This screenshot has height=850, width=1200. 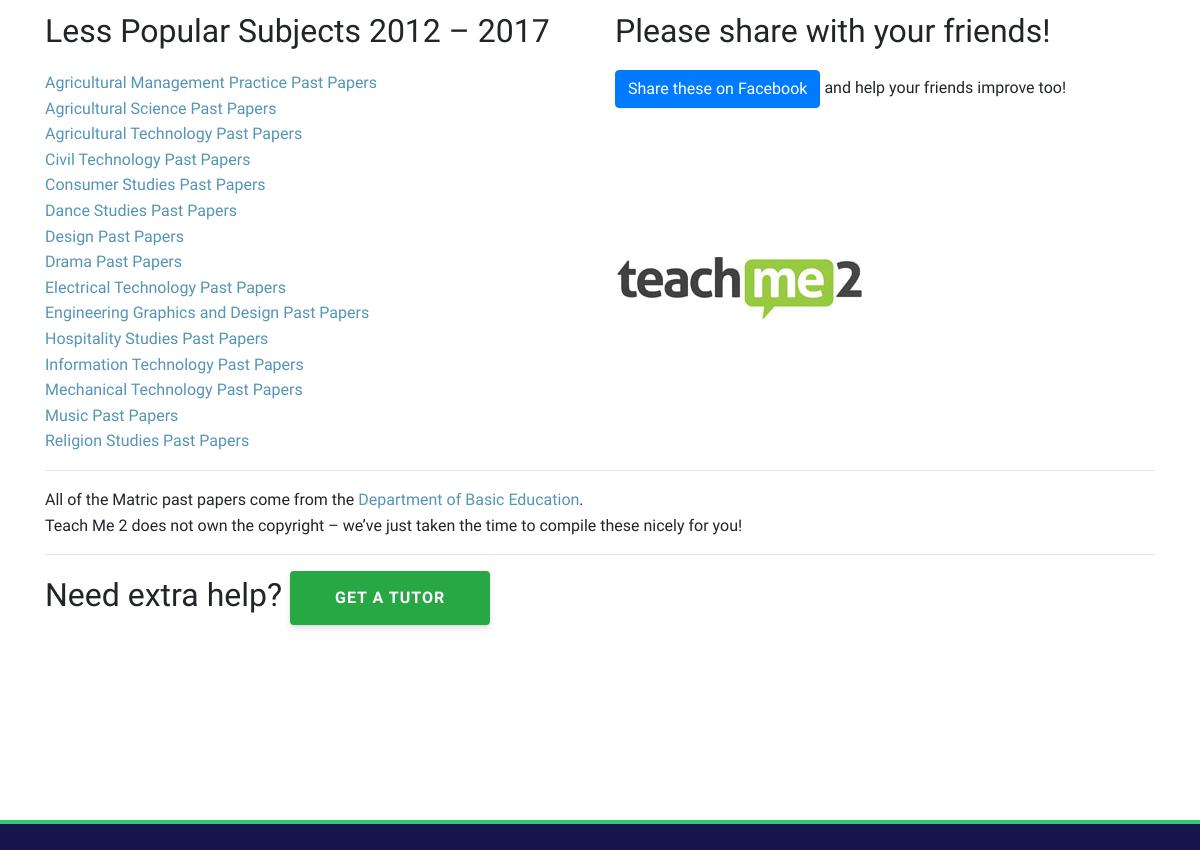 What do you see at coordinates (45, 312) in the screenshot?
I see `'Engineering Graphics and Design Past Papers'` at bounding box center [45, 312].